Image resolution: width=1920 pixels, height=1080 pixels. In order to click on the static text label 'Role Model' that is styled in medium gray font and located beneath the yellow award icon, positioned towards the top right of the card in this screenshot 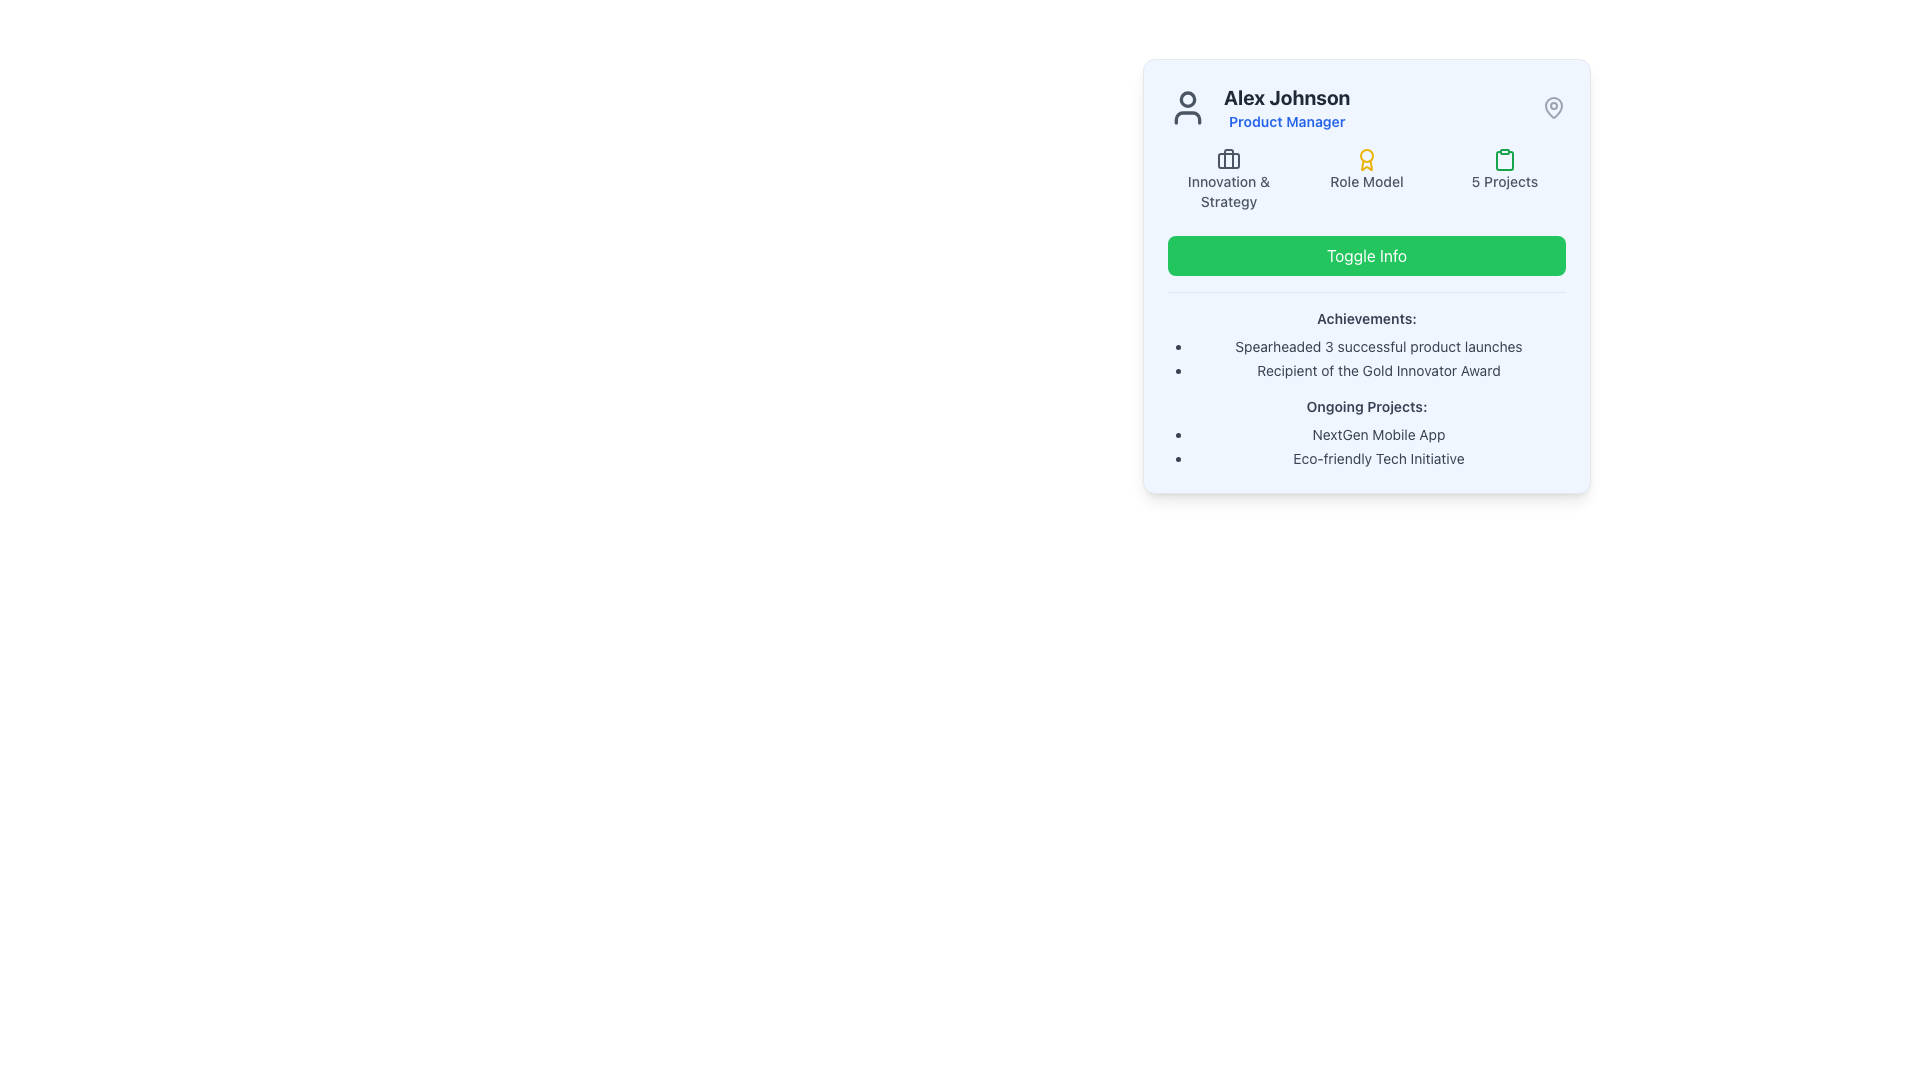, I will do `click(1366, 181)`.